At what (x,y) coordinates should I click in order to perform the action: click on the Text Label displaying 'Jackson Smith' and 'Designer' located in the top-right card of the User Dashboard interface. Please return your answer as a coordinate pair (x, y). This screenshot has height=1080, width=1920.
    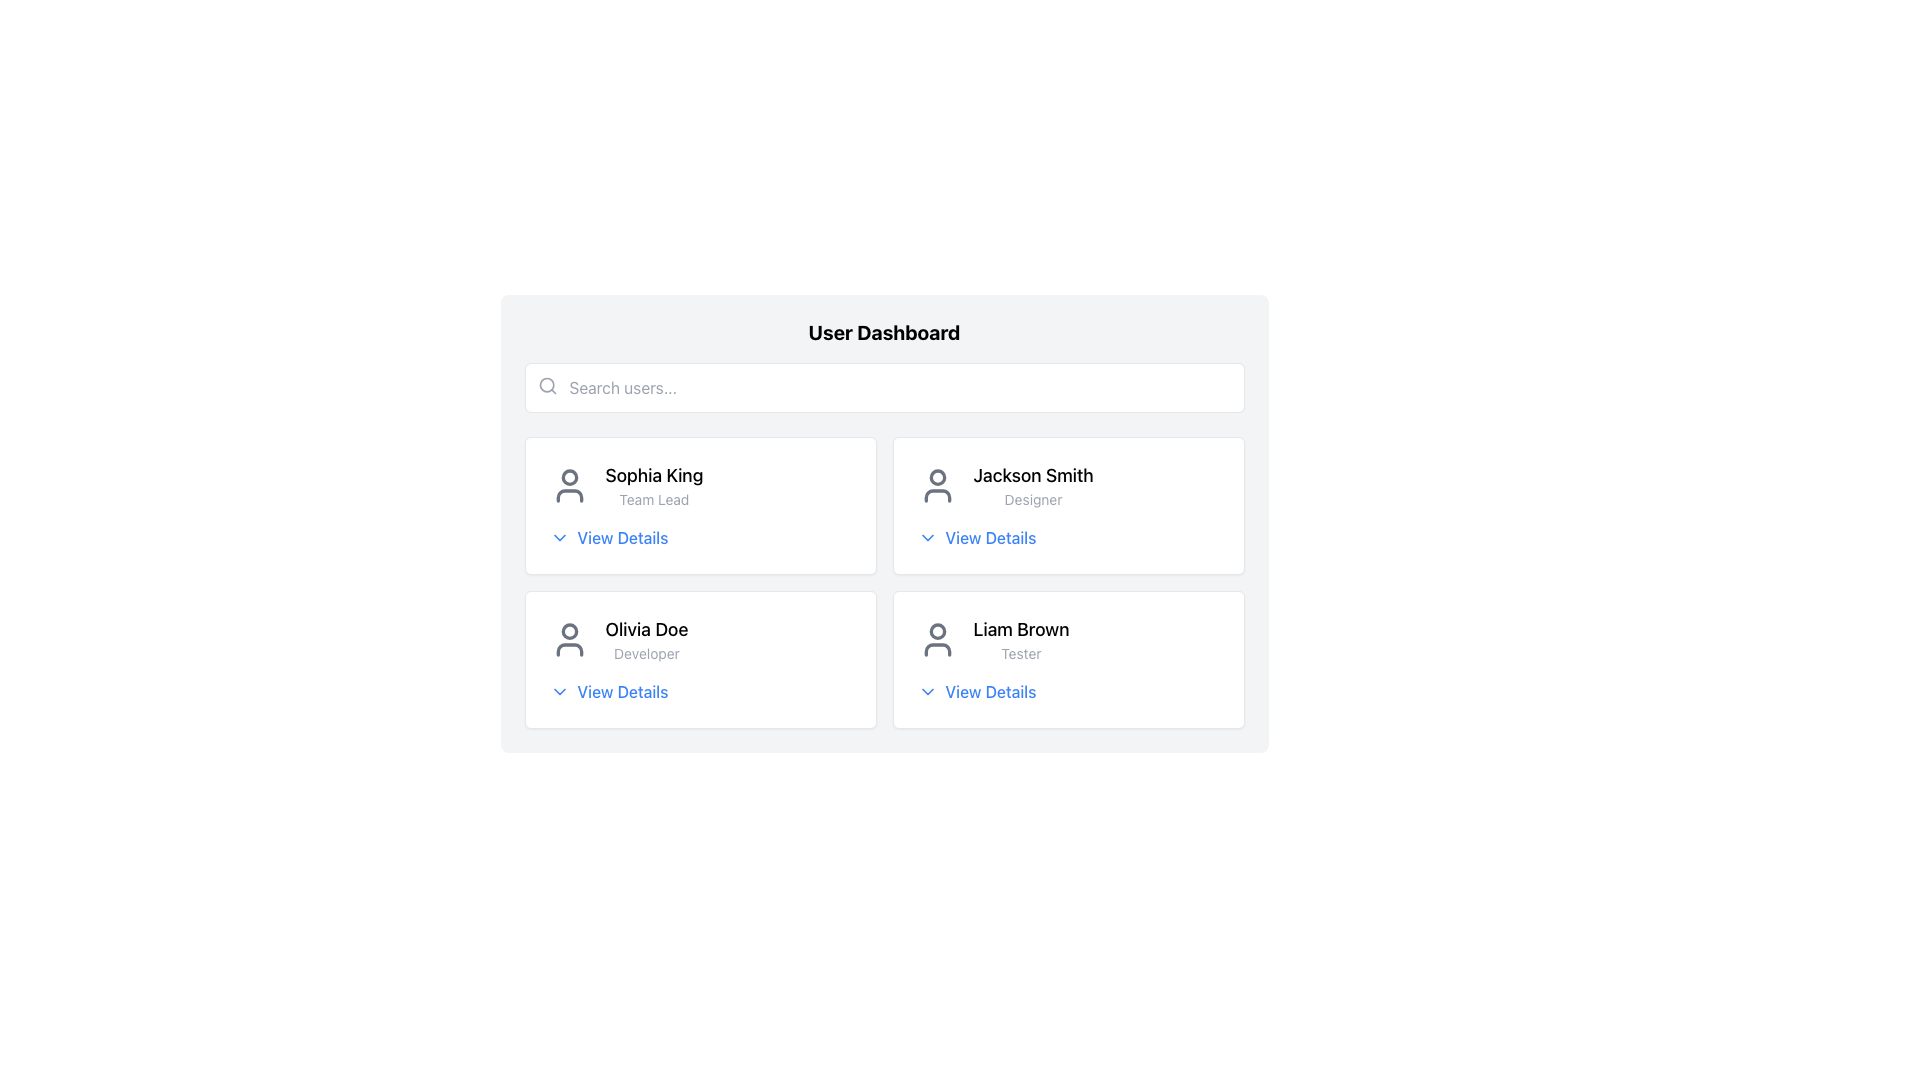
    Looking at the image, I should click on (1033, 486).